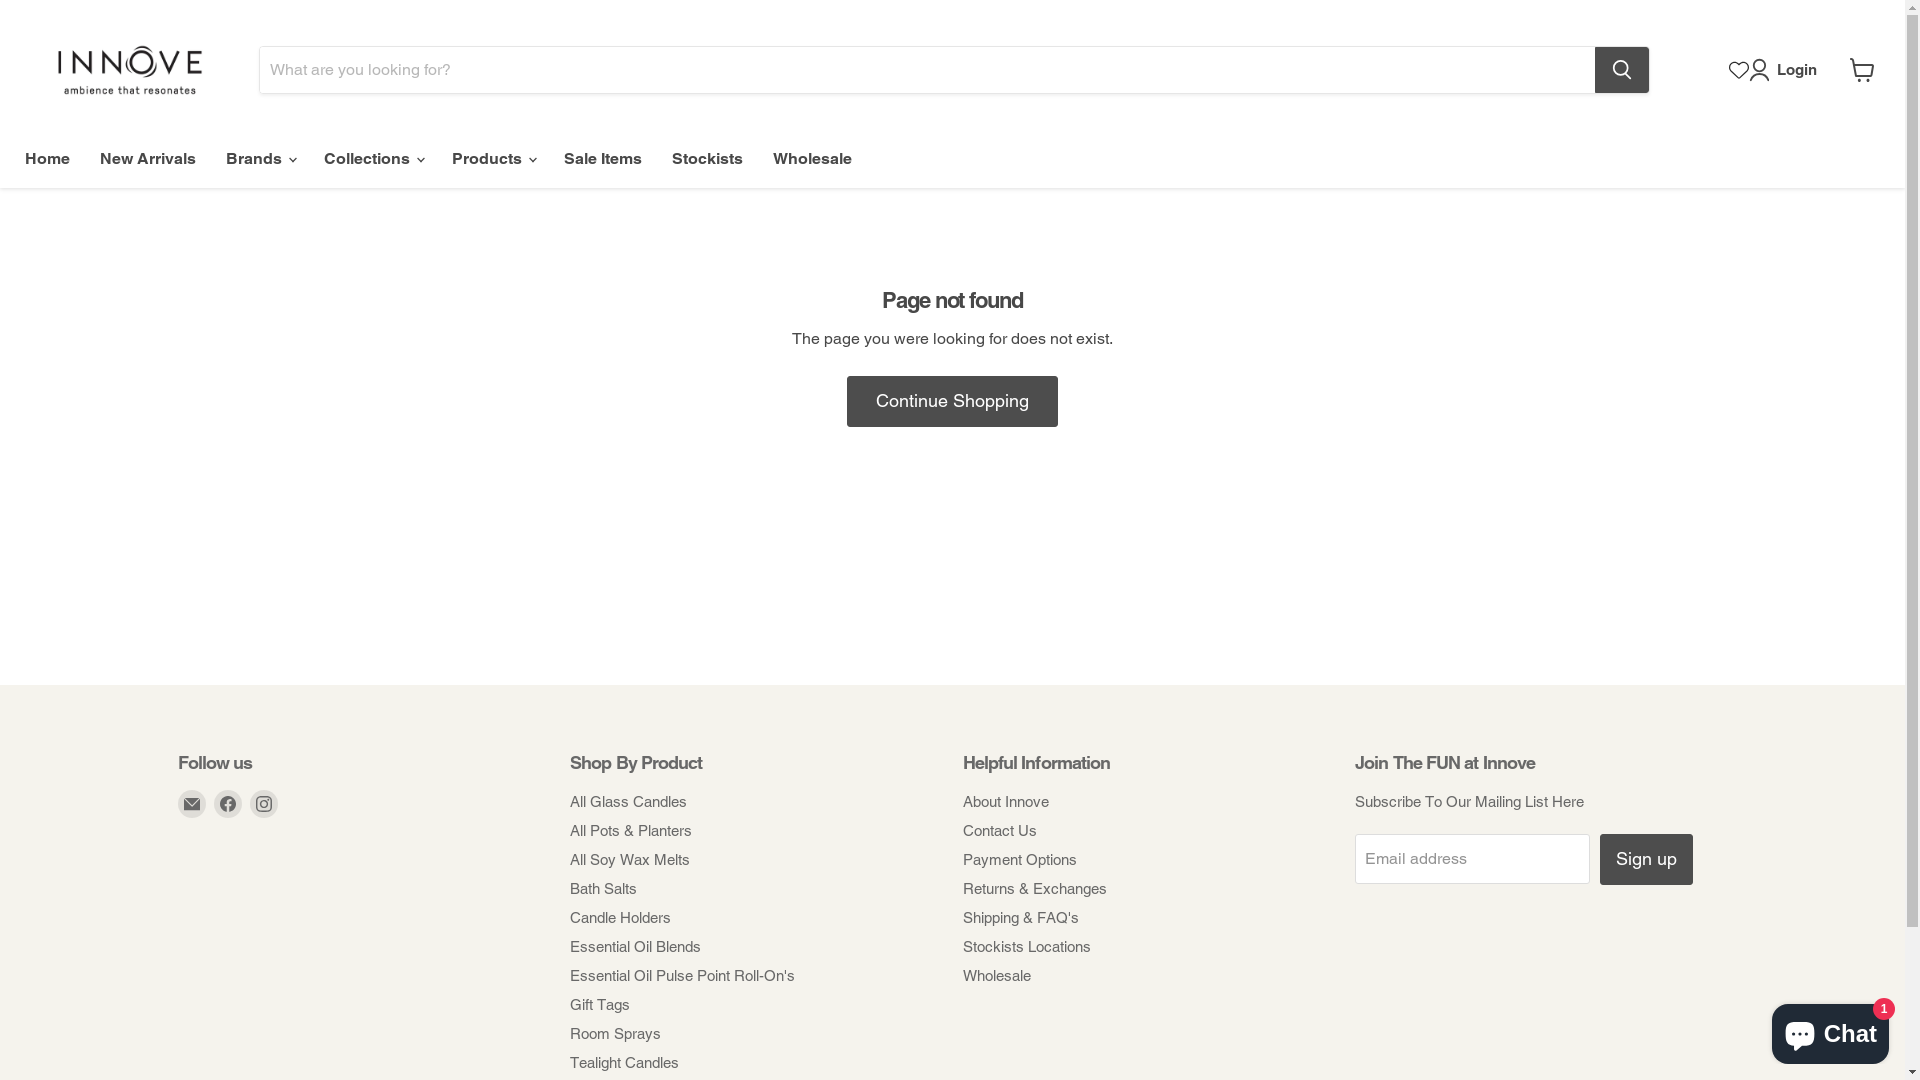 This screenshot has width=1920, height=1080. What do you see at coordinates (1766, 1029) in the screenshot?
I see `'Shopify online store chat'` at bounding box center [1766, 1029].